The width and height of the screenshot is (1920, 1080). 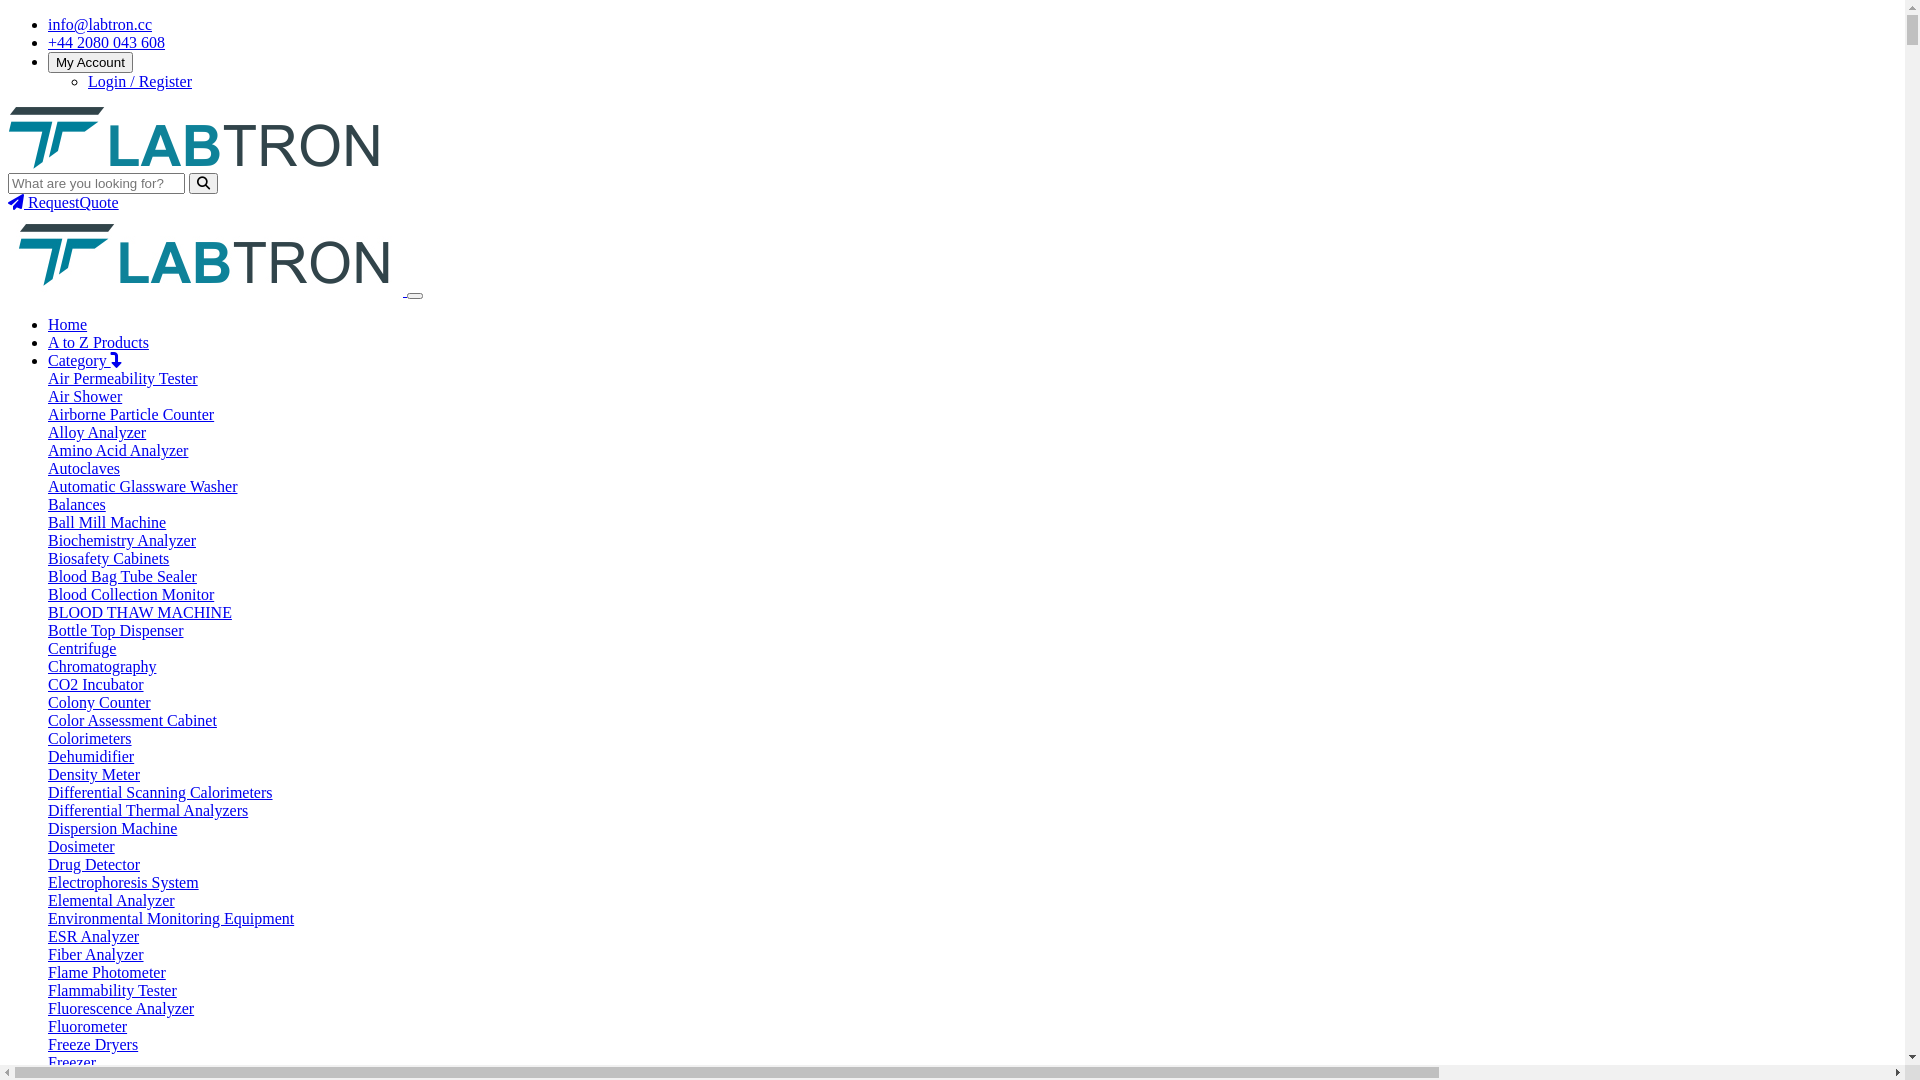 What do you see at coordinates (93, 863) in the screenshot?
I see `'Drug Detector'` at bounding box center [93, 863].